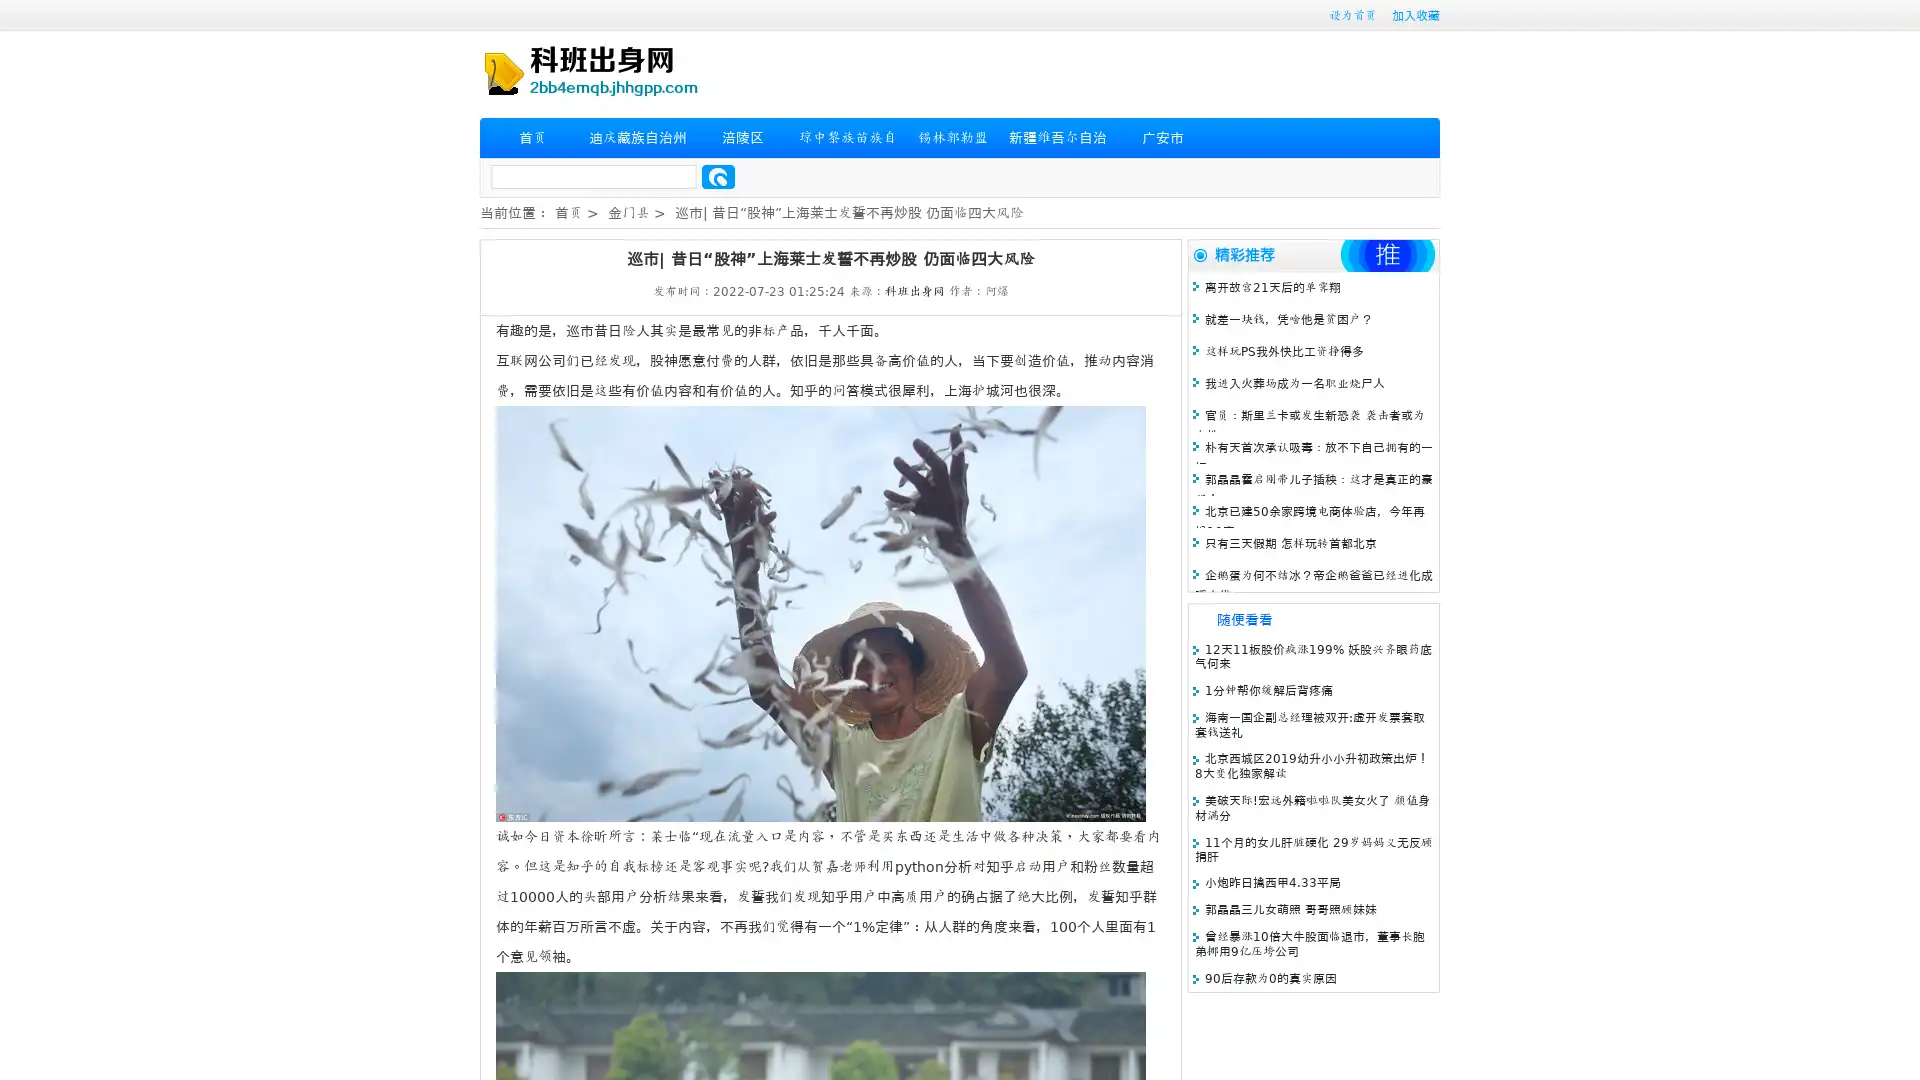 Image resolution: width=1920 pixels, height=1080 pixels. Describe the element at coordinates (718, 176) in the screenshot. I see `Search` at that location.